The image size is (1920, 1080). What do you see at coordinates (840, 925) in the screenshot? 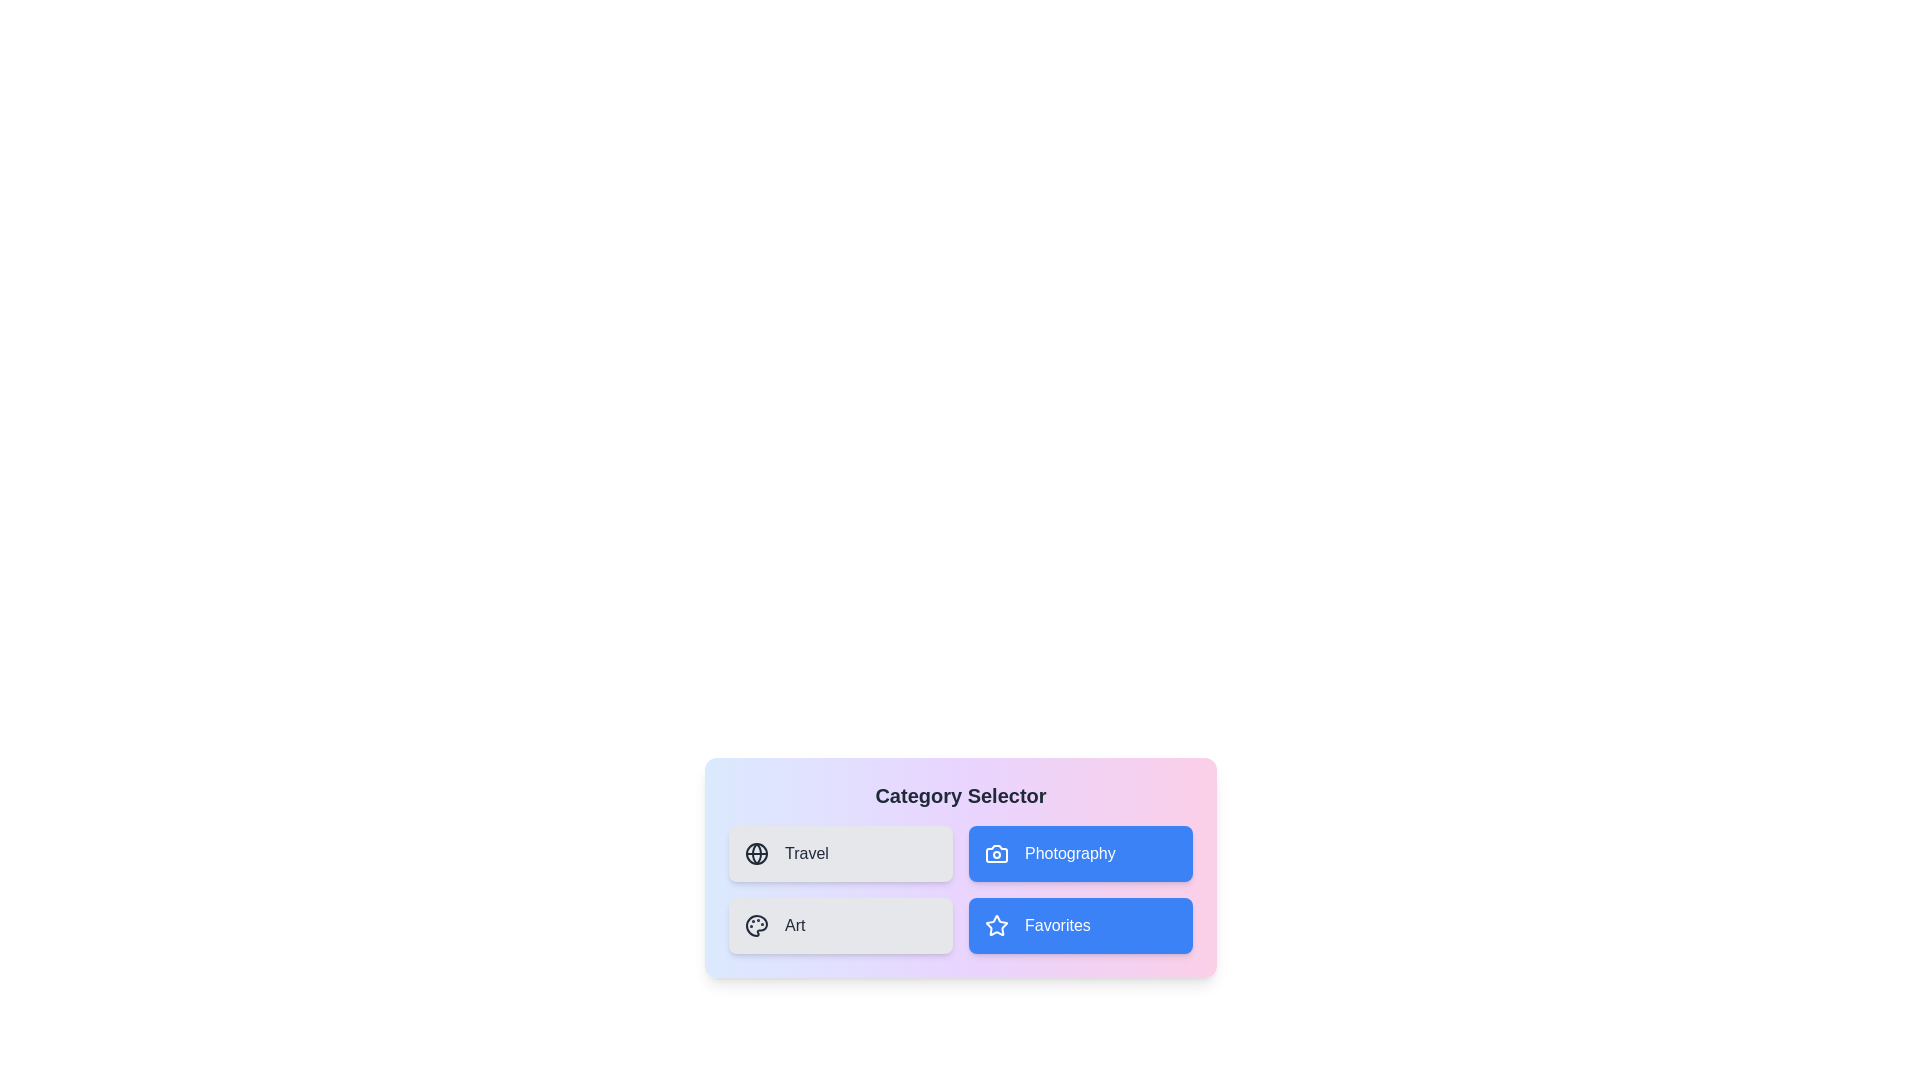
I see `the 'Art' category button to toggle its selection state` at bounding box center [840, 925].